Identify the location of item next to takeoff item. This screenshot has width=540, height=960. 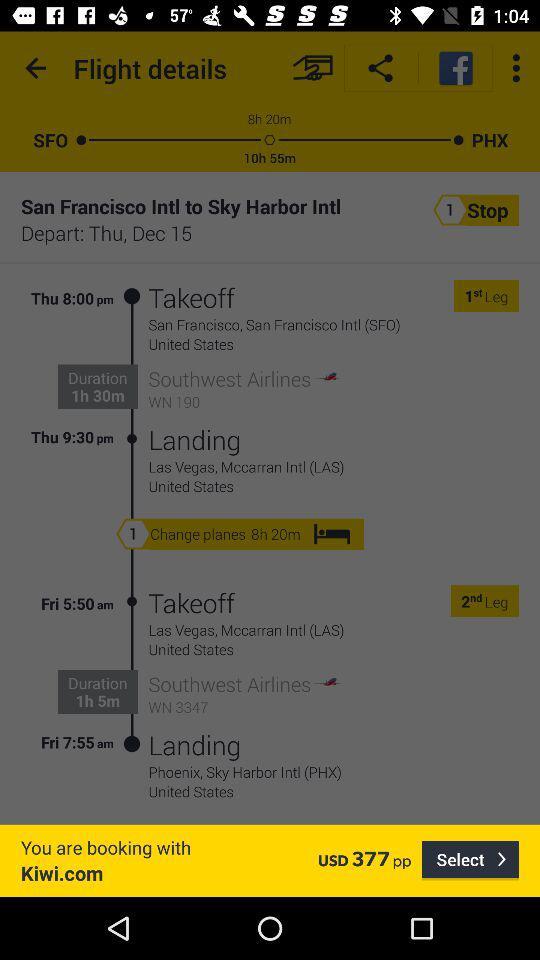
(132, 673).